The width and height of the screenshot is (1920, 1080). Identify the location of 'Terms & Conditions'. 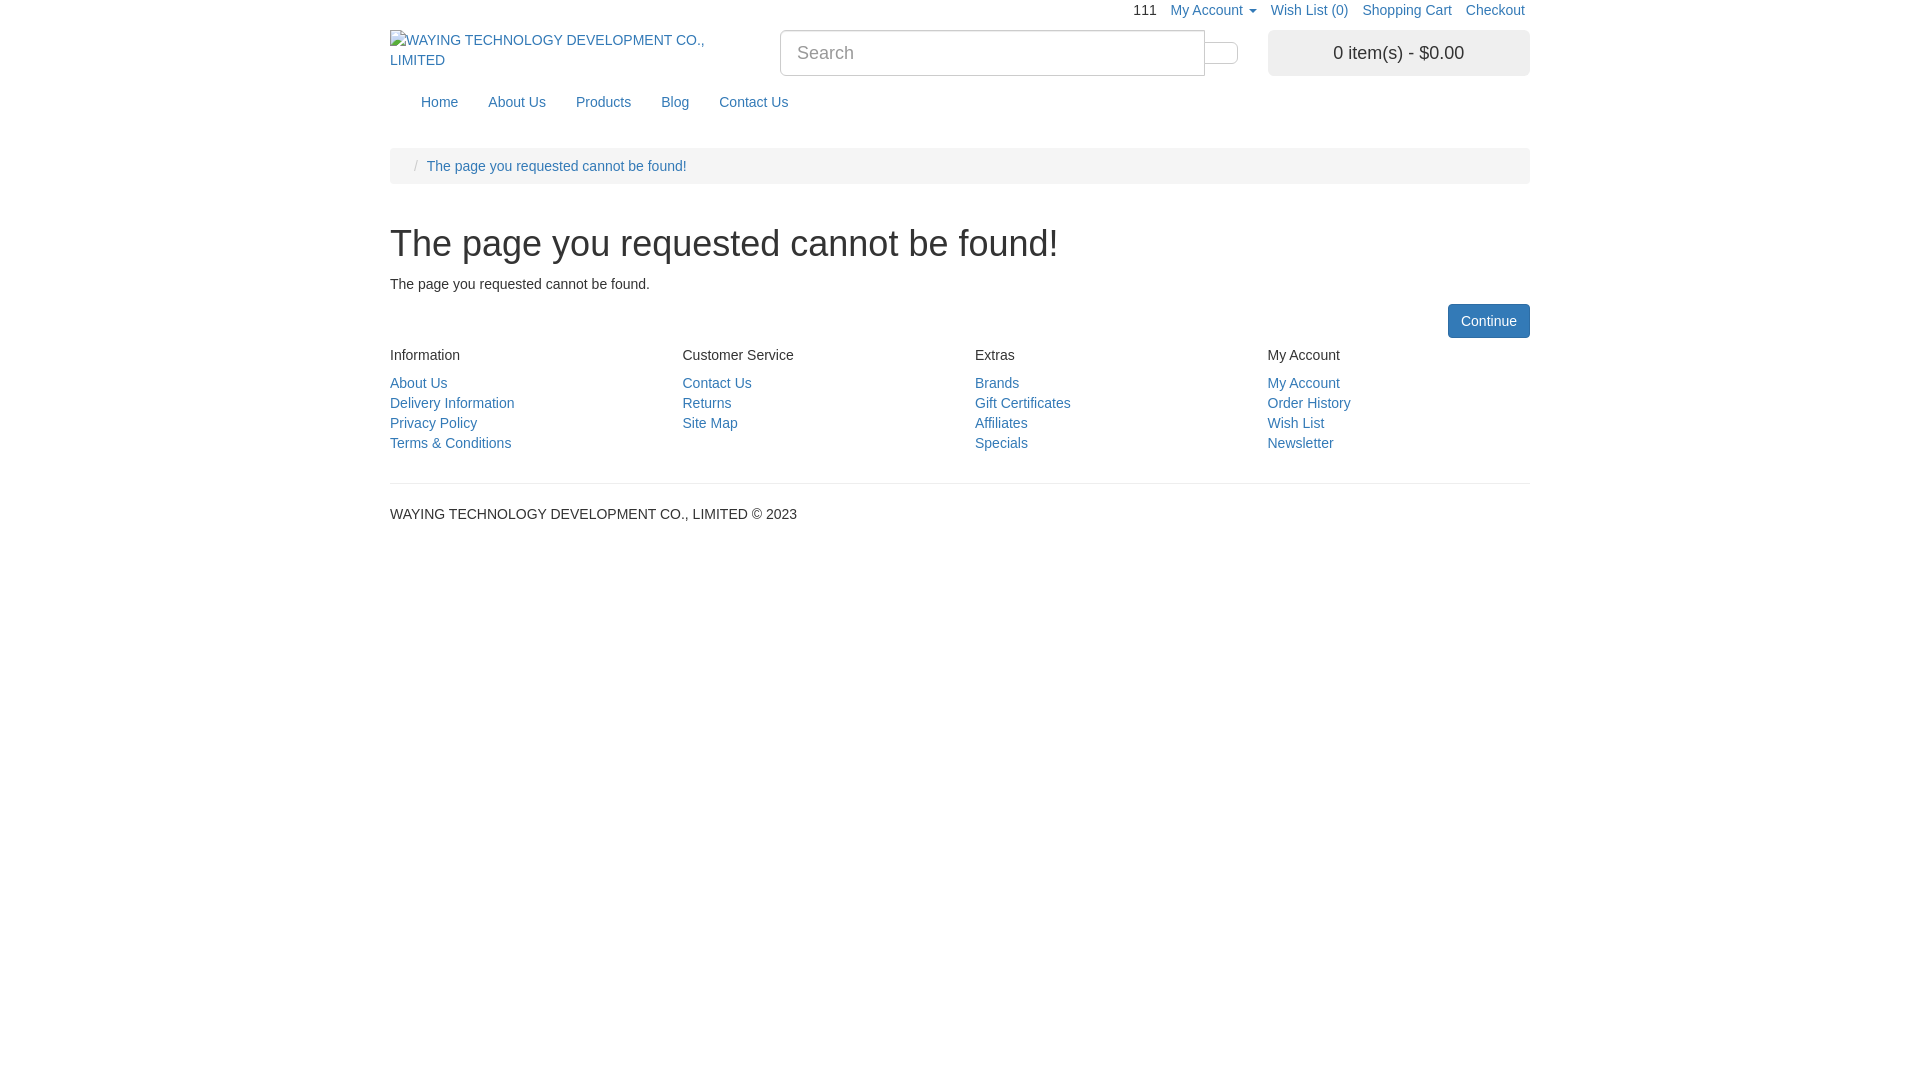
(449, 442).